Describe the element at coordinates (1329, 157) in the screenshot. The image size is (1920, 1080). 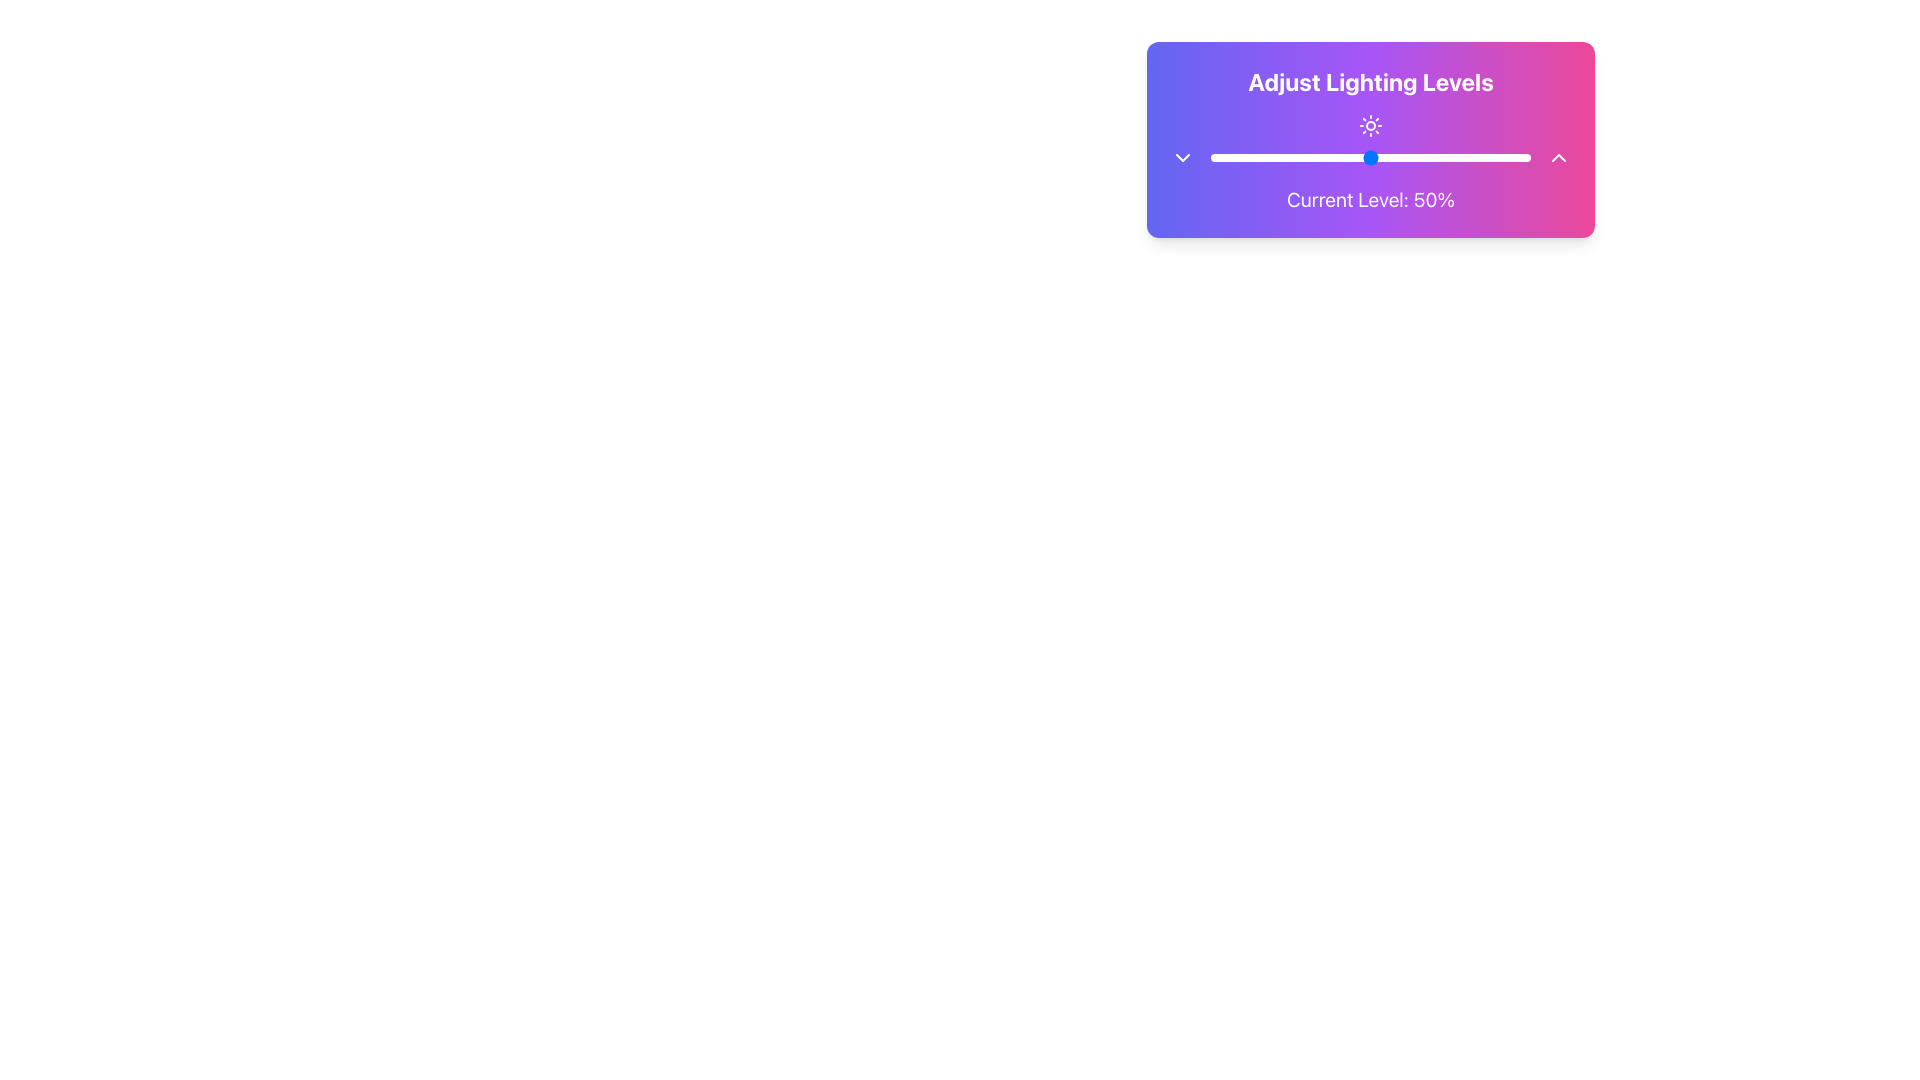
I see `the lighting level` at that location.